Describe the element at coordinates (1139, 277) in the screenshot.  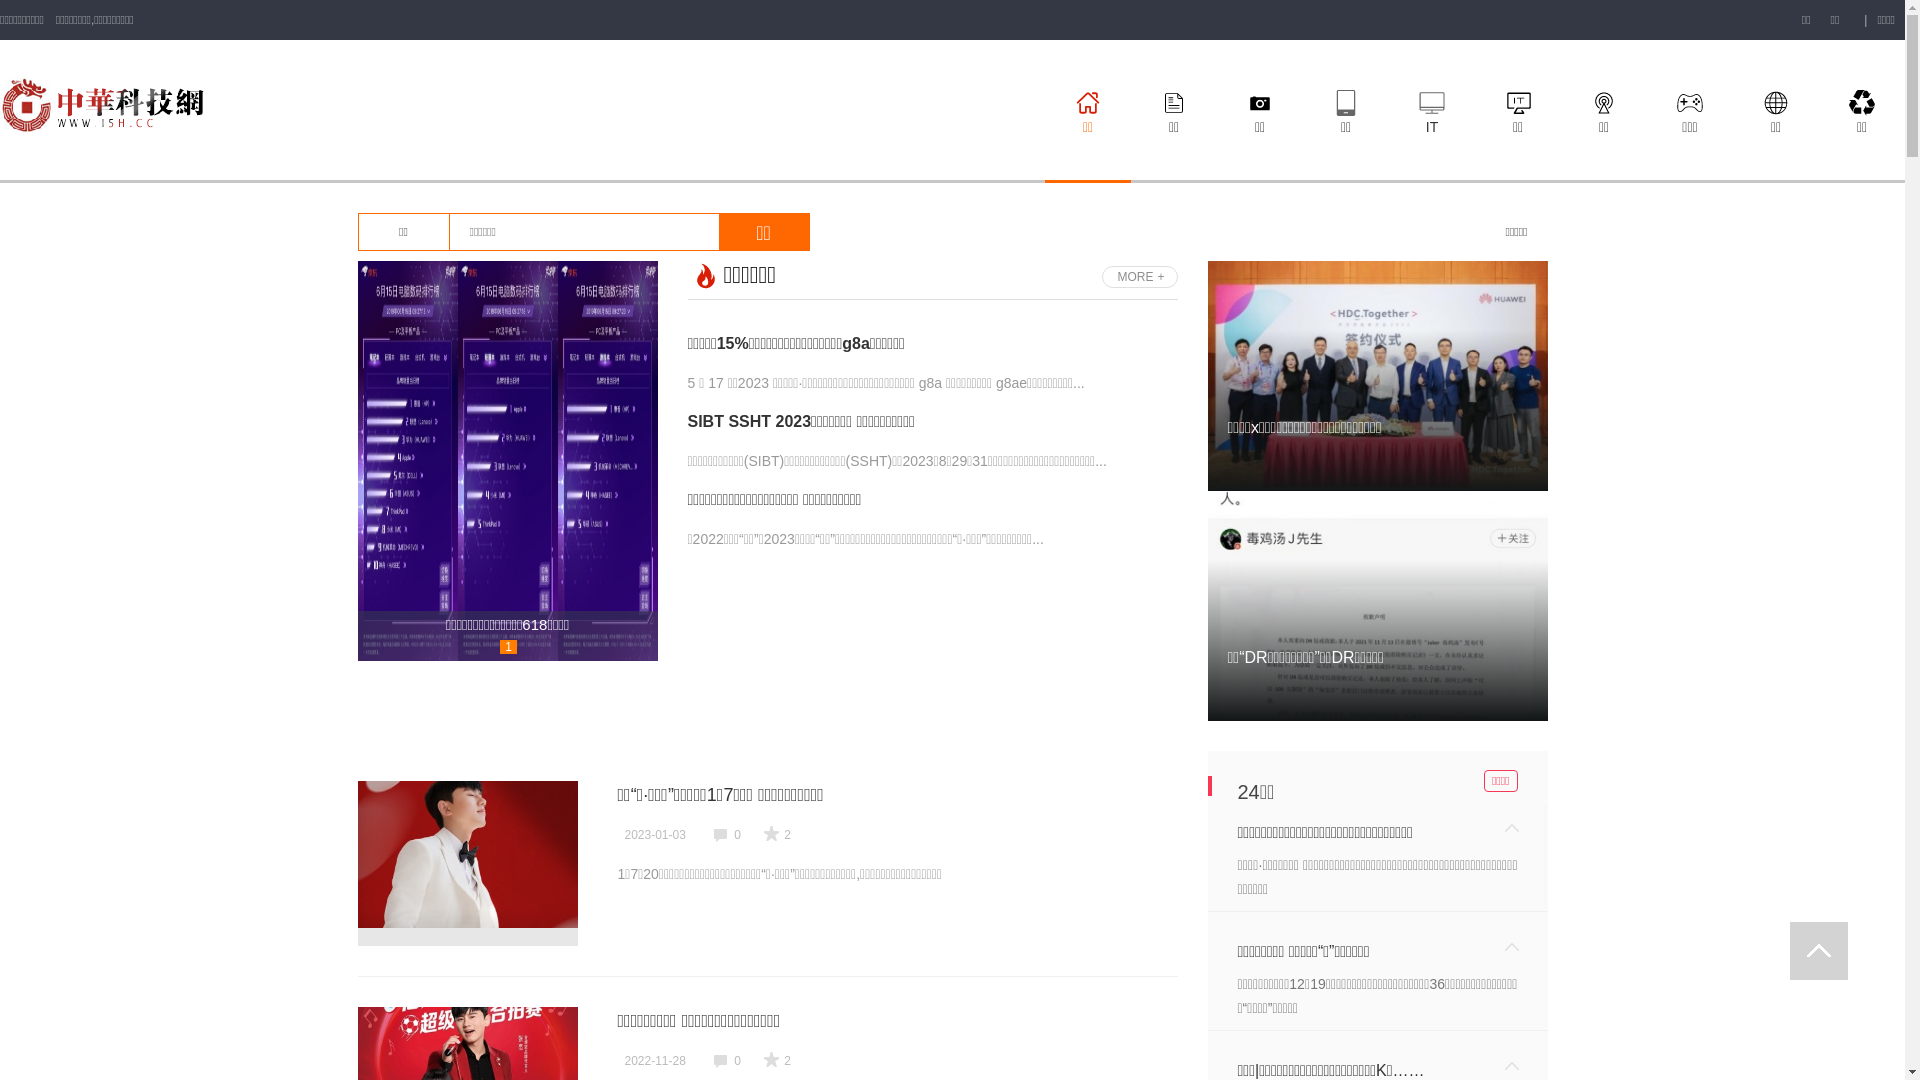
I see `'MORE'` at that location.